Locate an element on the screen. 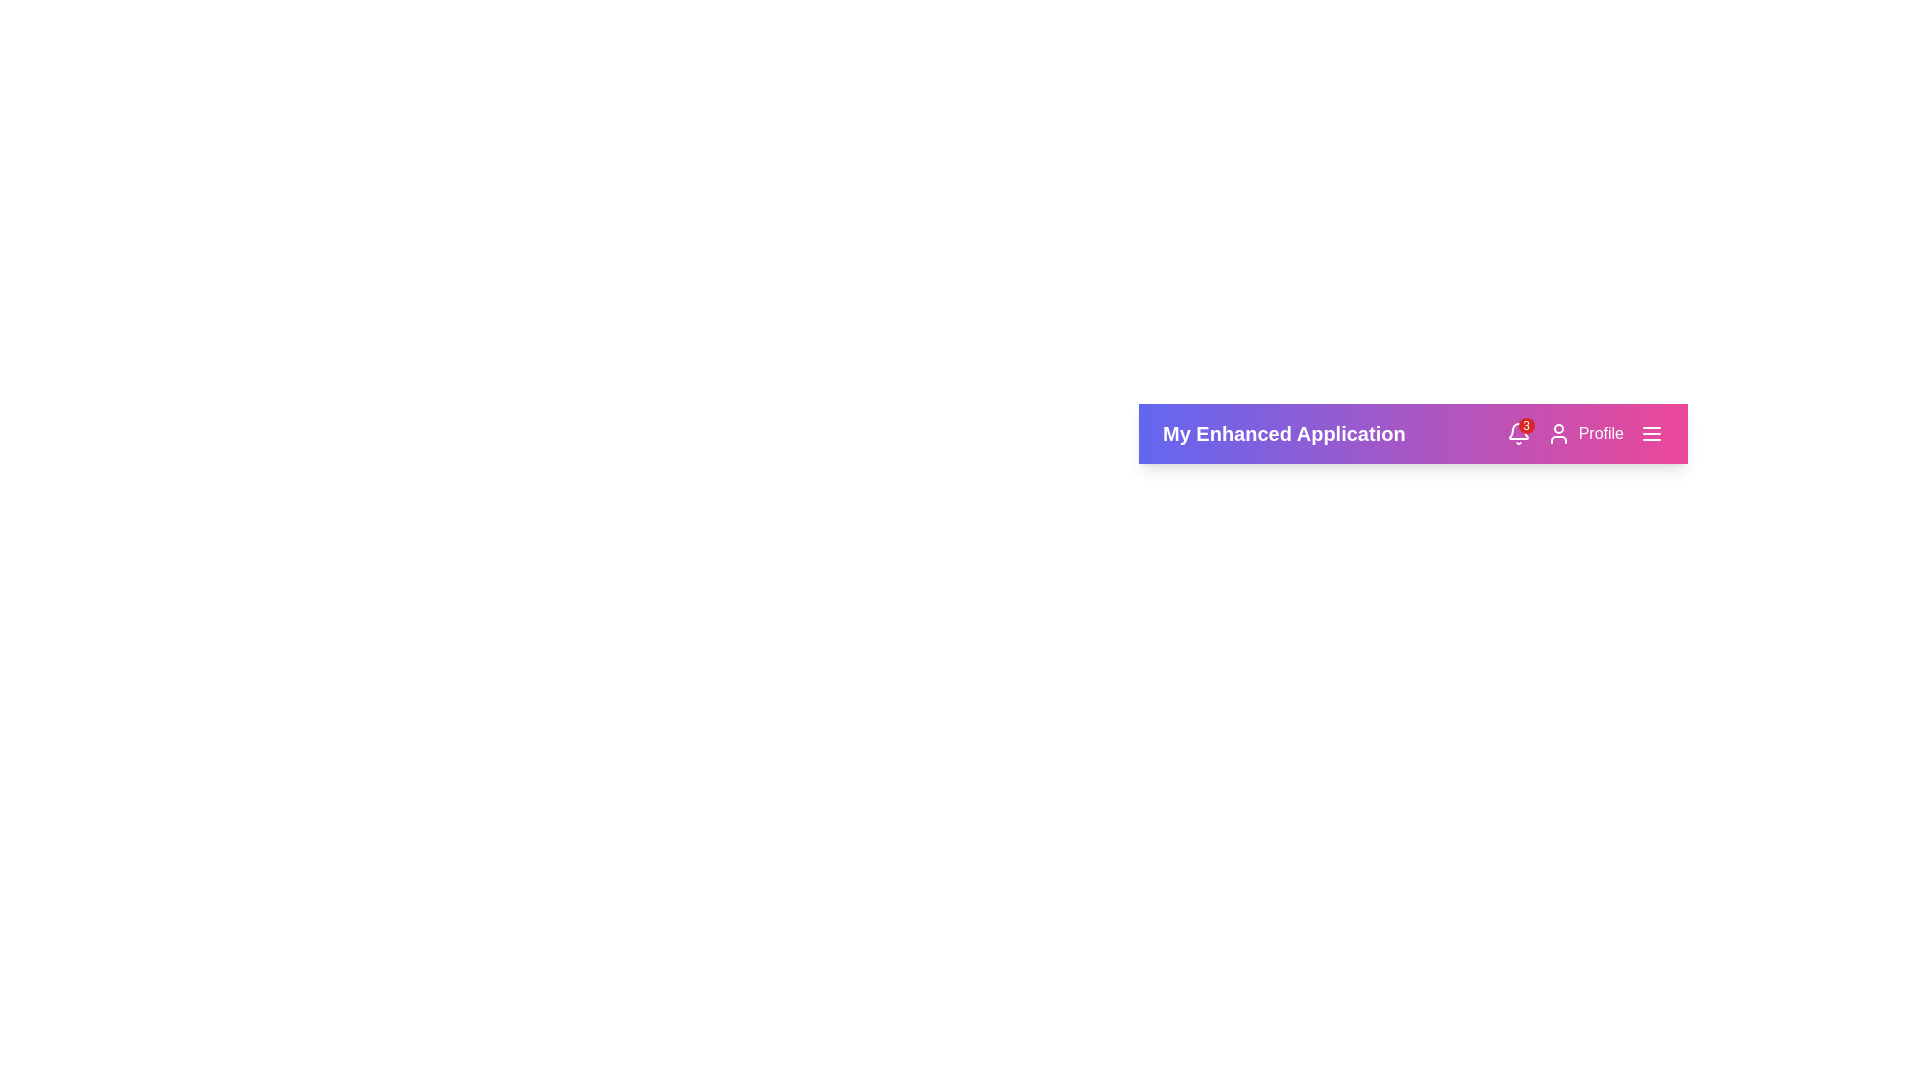  the profile icon is located at coordinates (1584, 433).